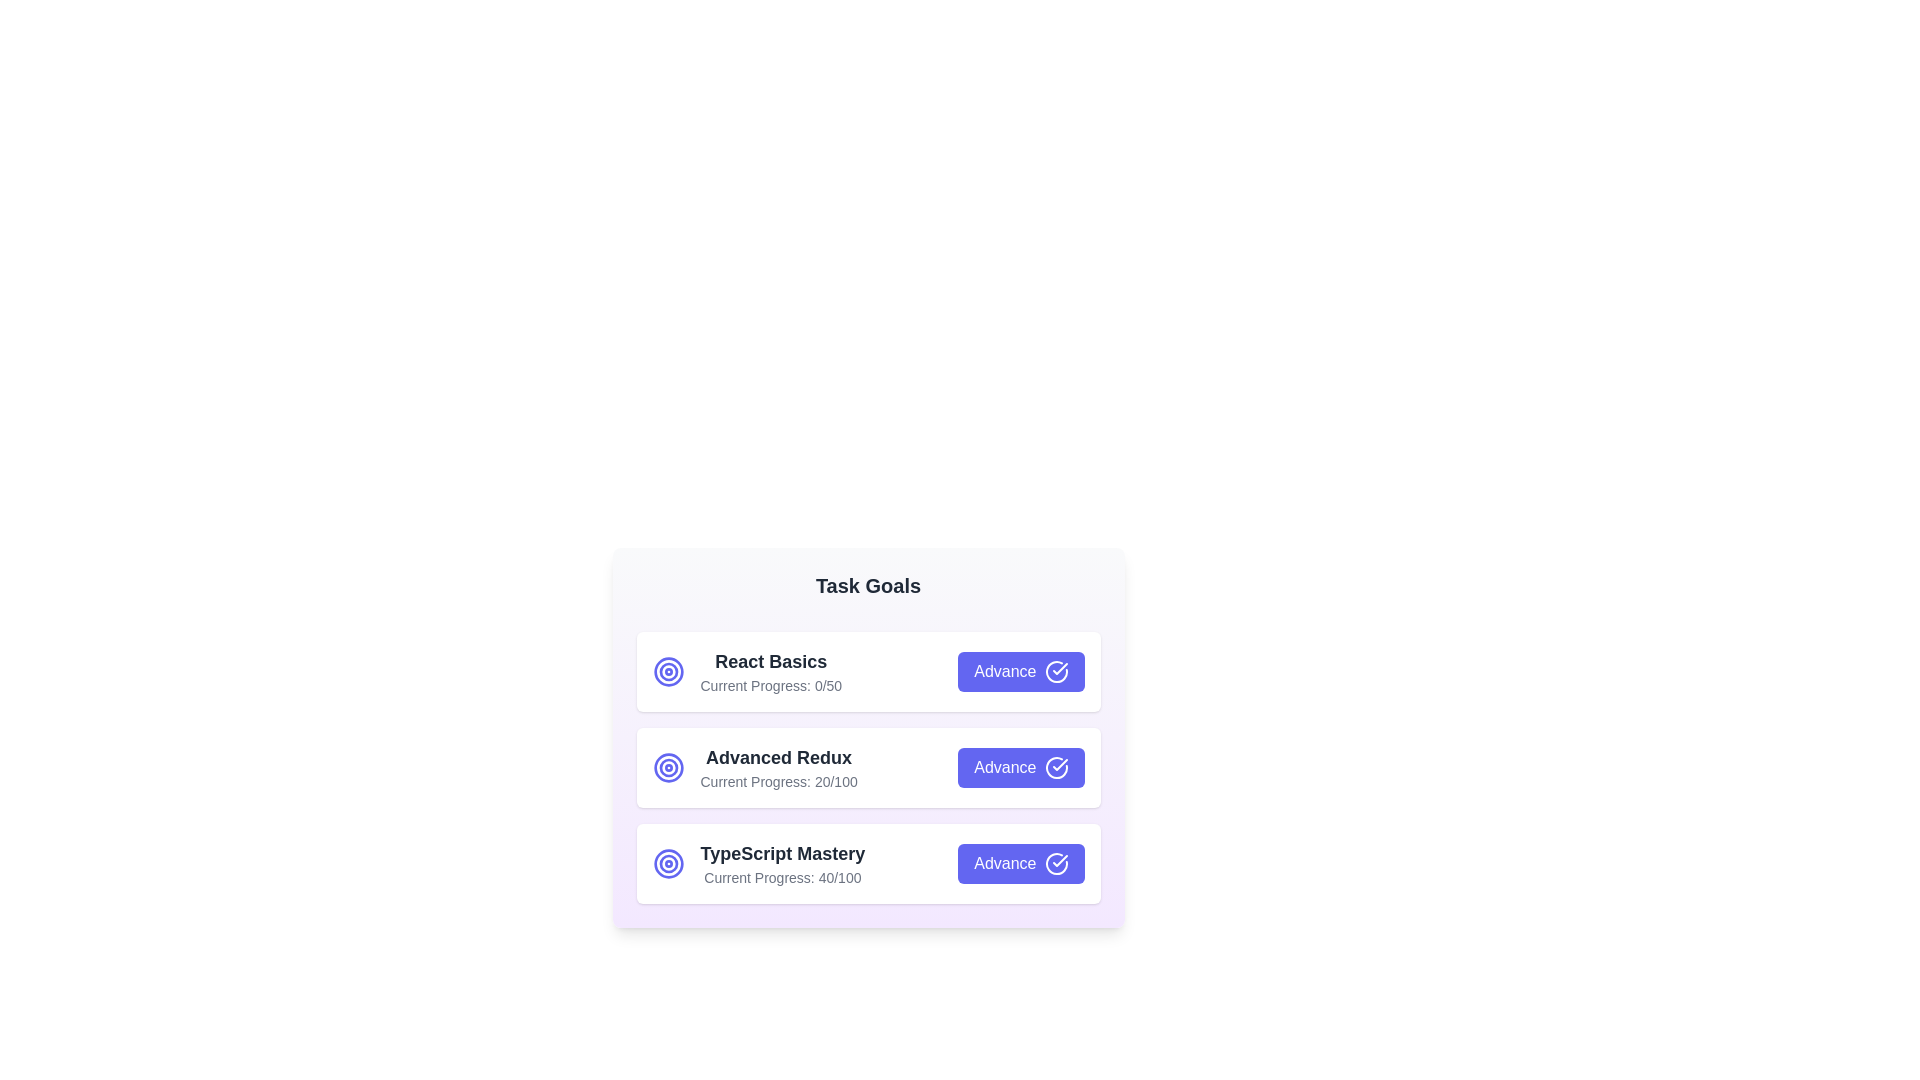  I want to click on the SVG Icon located to the right of the 'Advance' button text, so click(1055, 671).